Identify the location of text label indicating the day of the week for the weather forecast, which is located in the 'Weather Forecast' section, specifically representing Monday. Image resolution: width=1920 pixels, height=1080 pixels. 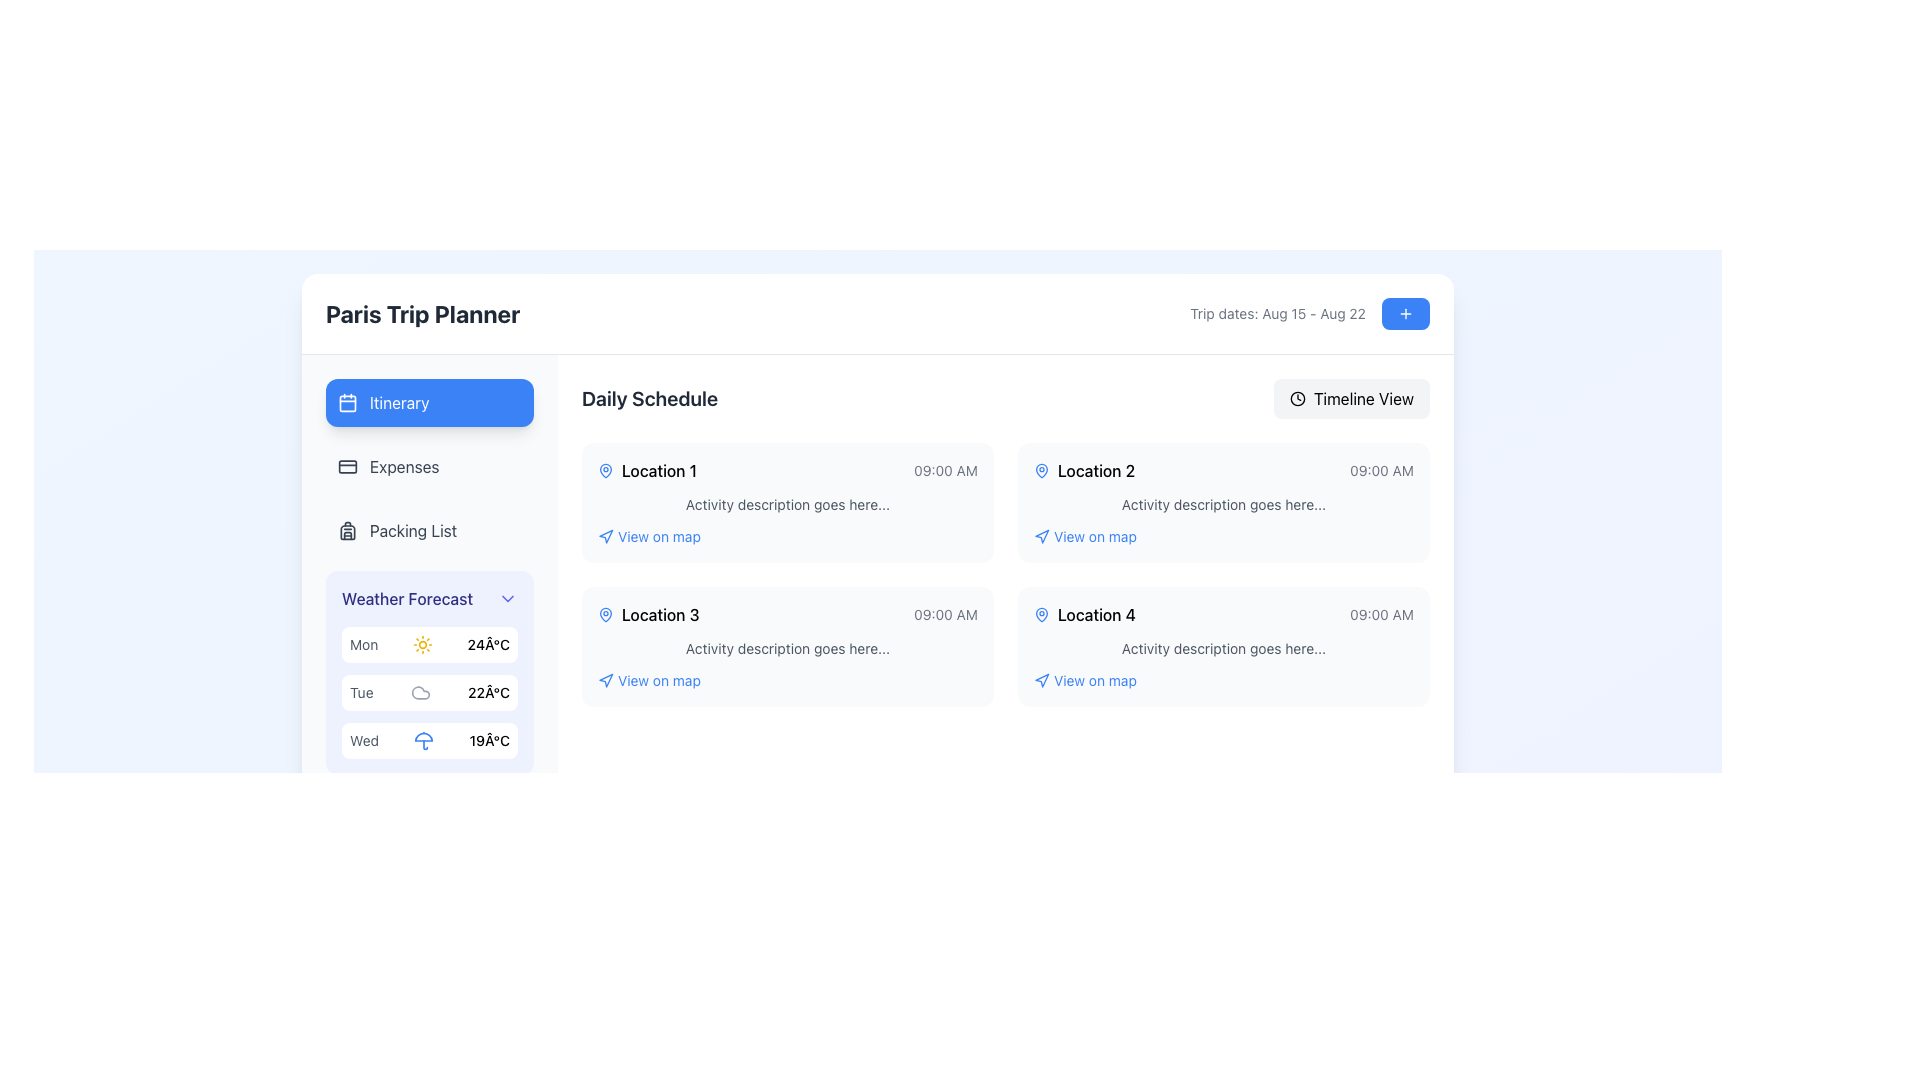
(364, 644).